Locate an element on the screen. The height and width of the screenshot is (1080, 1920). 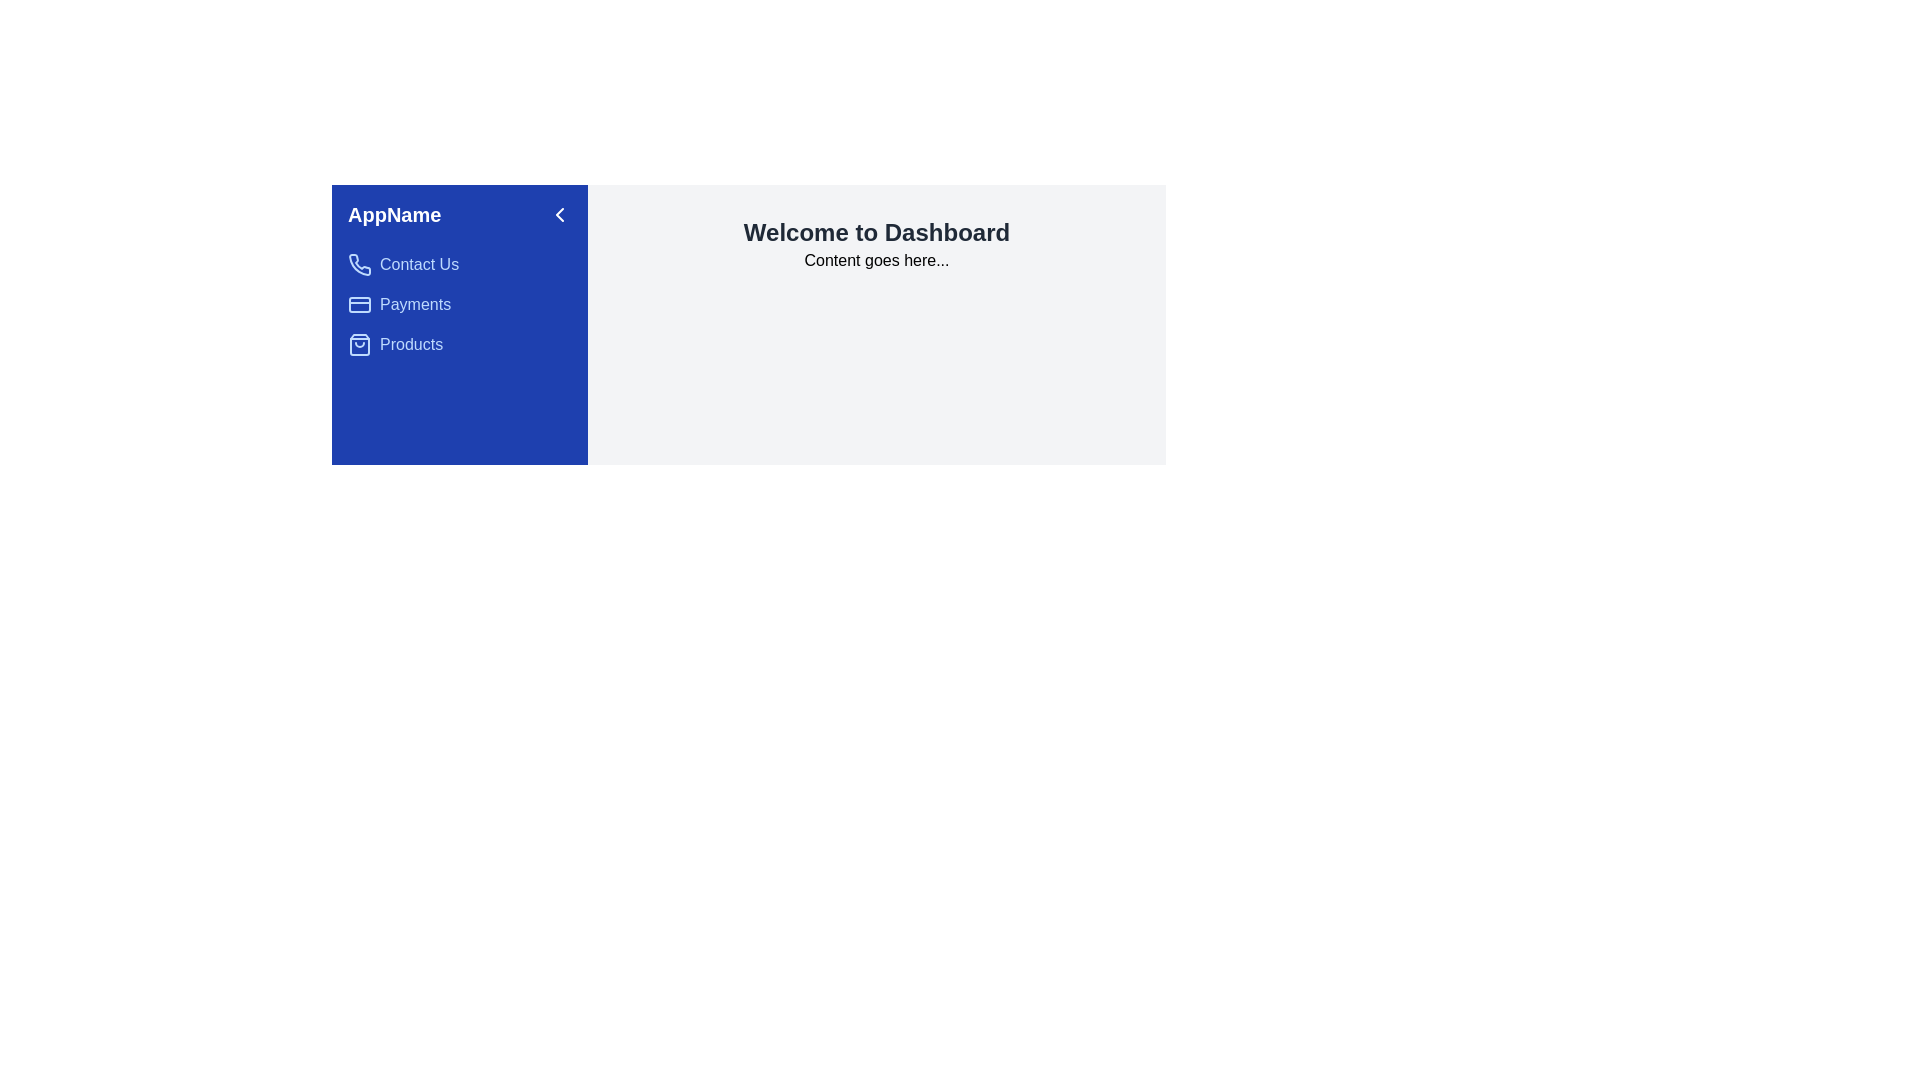
the 'Contact Us' menu item in the SidebarMenu is located at coordinates (459, 264).